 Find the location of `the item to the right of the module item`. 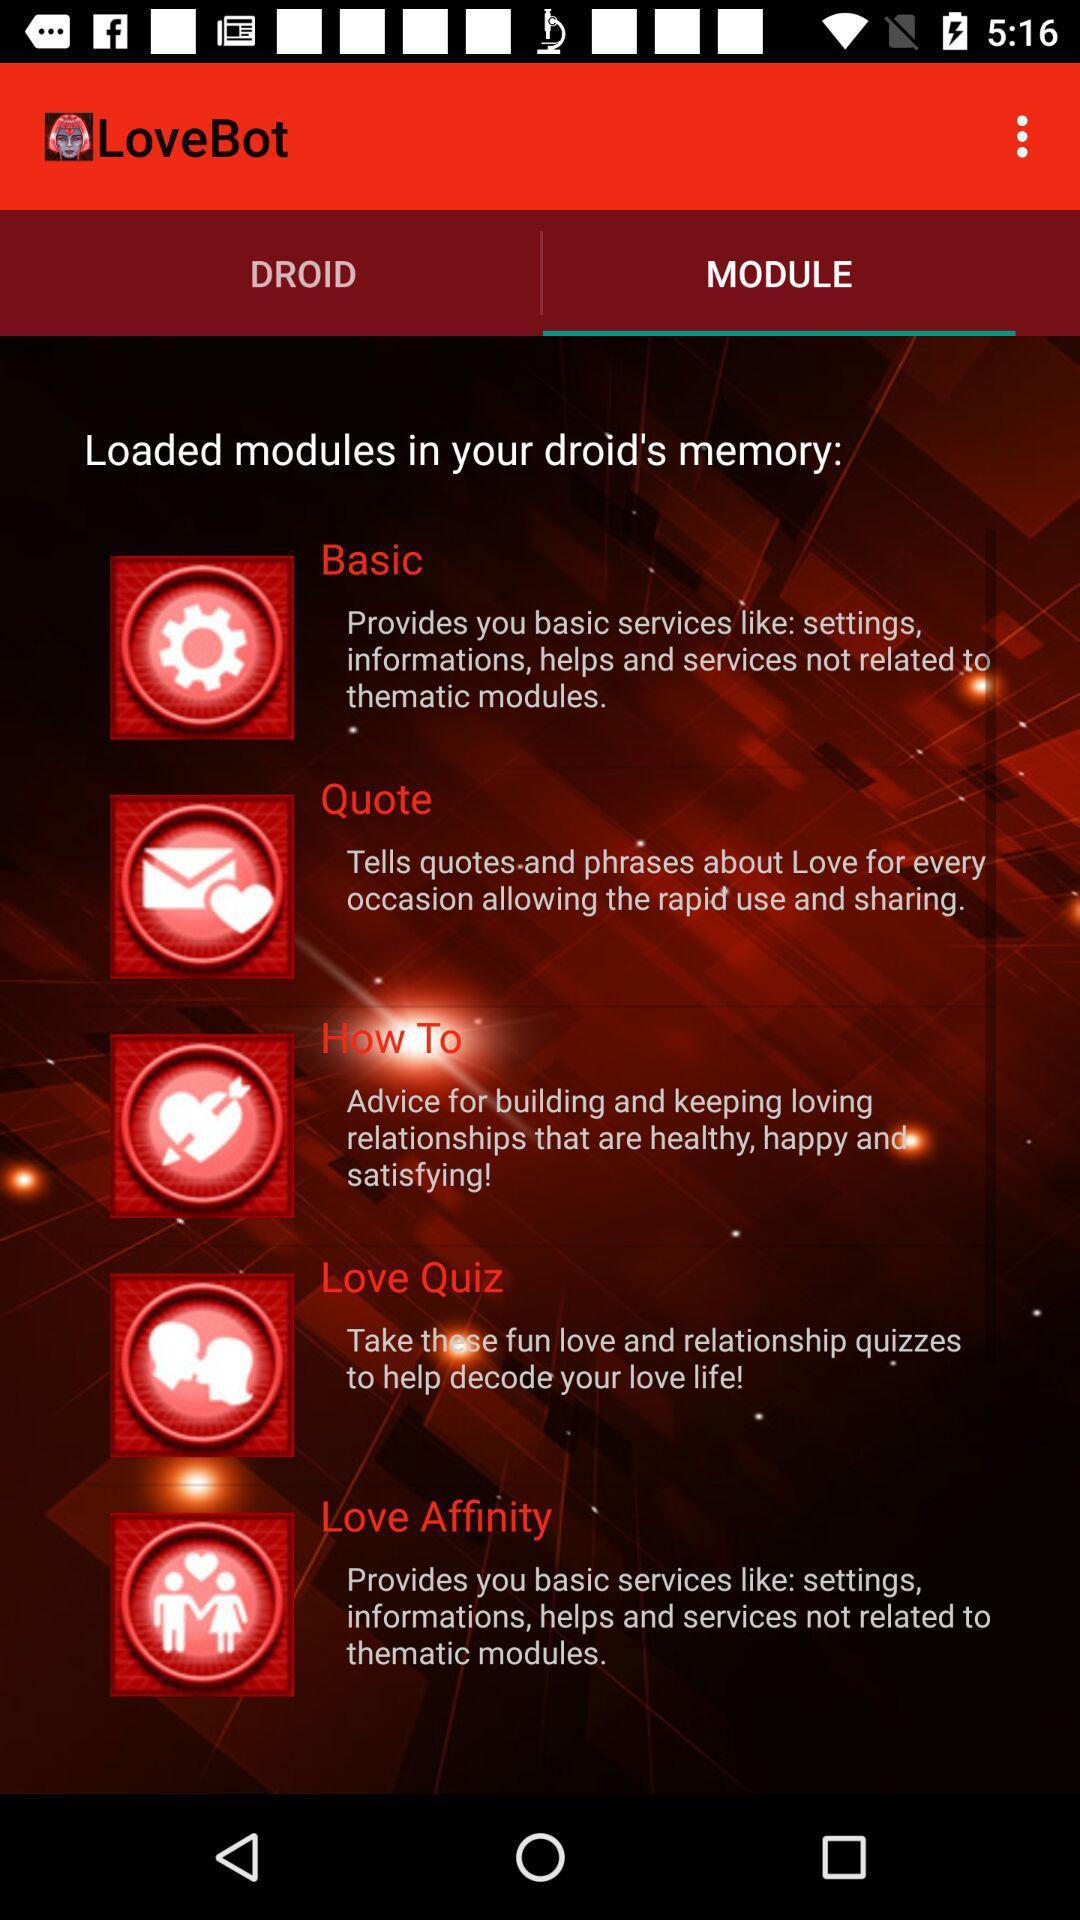

the item to the right of the module item is located at coordinates (1027, 135).